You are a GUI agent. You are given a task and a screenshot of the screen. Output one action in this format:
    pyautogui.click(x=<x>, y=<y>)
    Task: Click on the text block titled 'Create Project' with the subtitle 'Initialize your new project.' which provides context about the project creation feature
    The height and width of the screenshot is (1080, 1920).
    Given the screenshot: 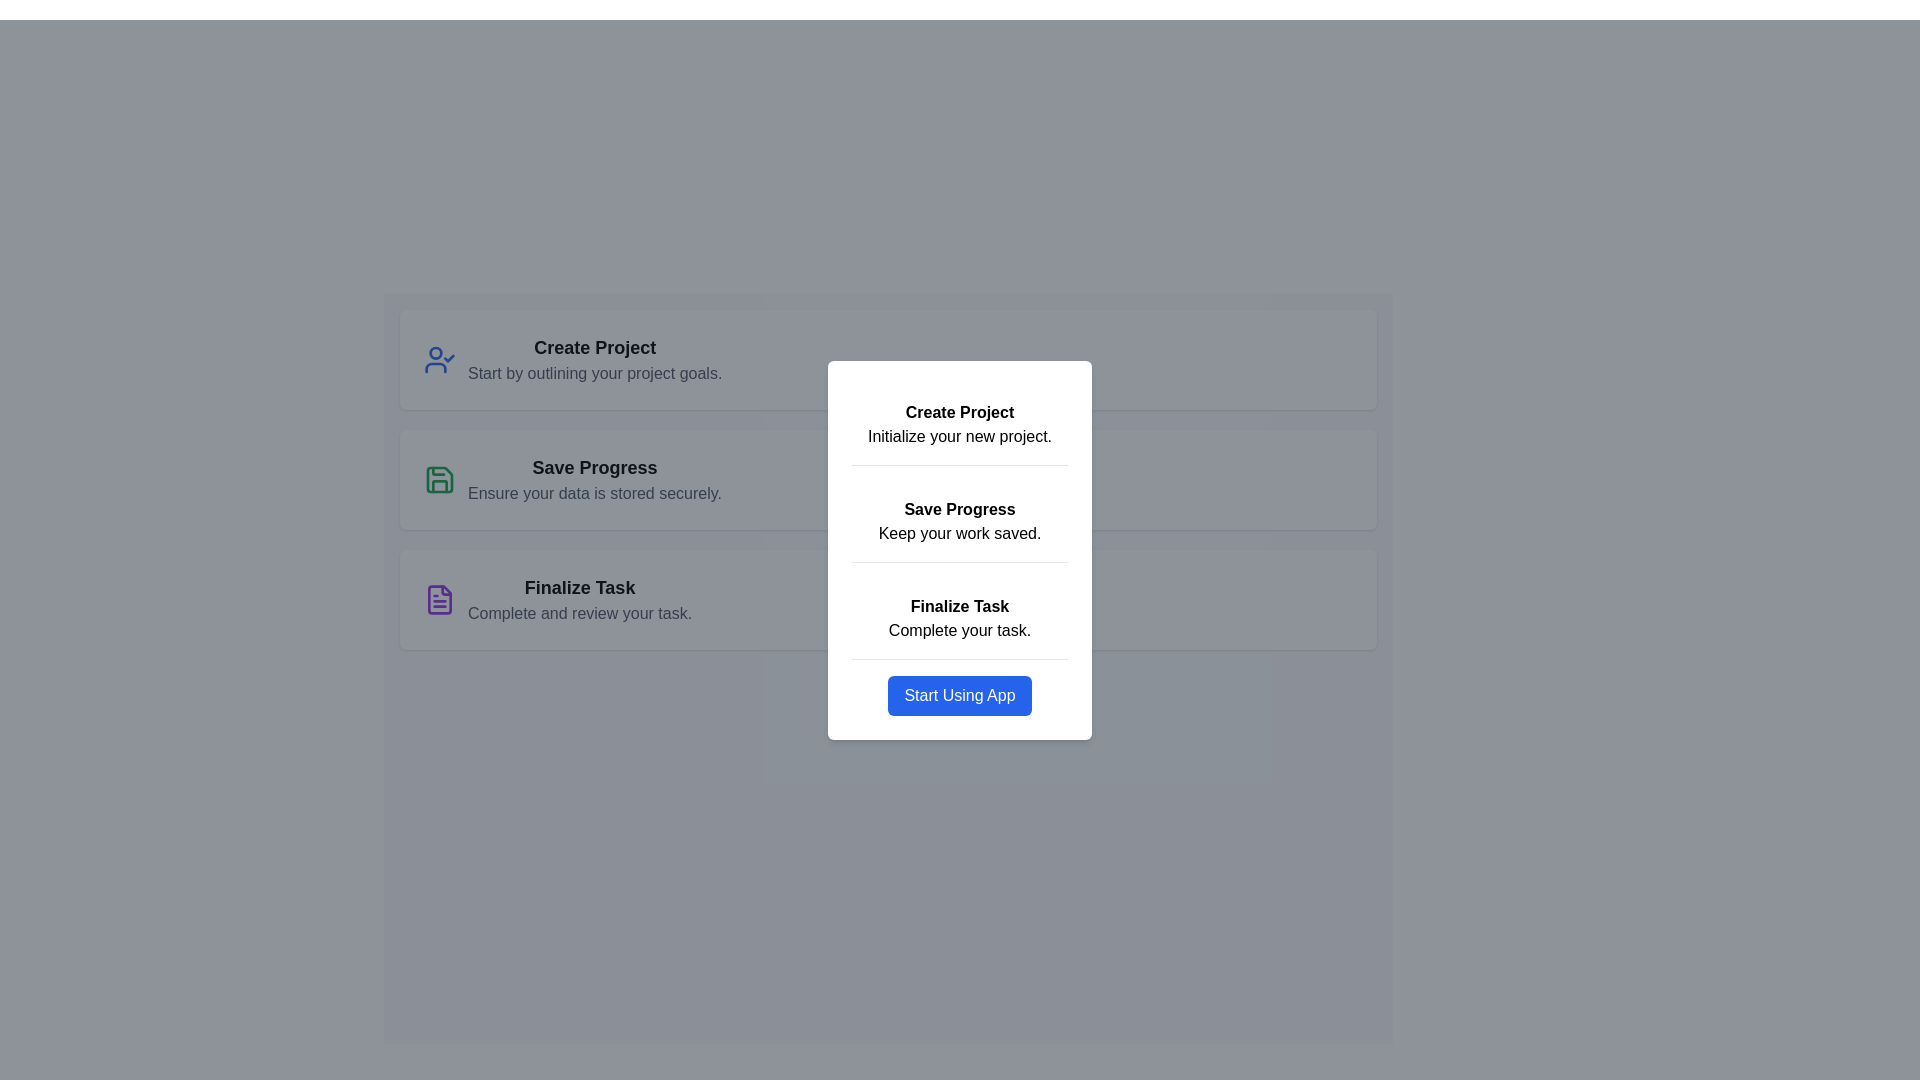 What is the action you would take?
    pyautogui.click(x=960, y=423)
    